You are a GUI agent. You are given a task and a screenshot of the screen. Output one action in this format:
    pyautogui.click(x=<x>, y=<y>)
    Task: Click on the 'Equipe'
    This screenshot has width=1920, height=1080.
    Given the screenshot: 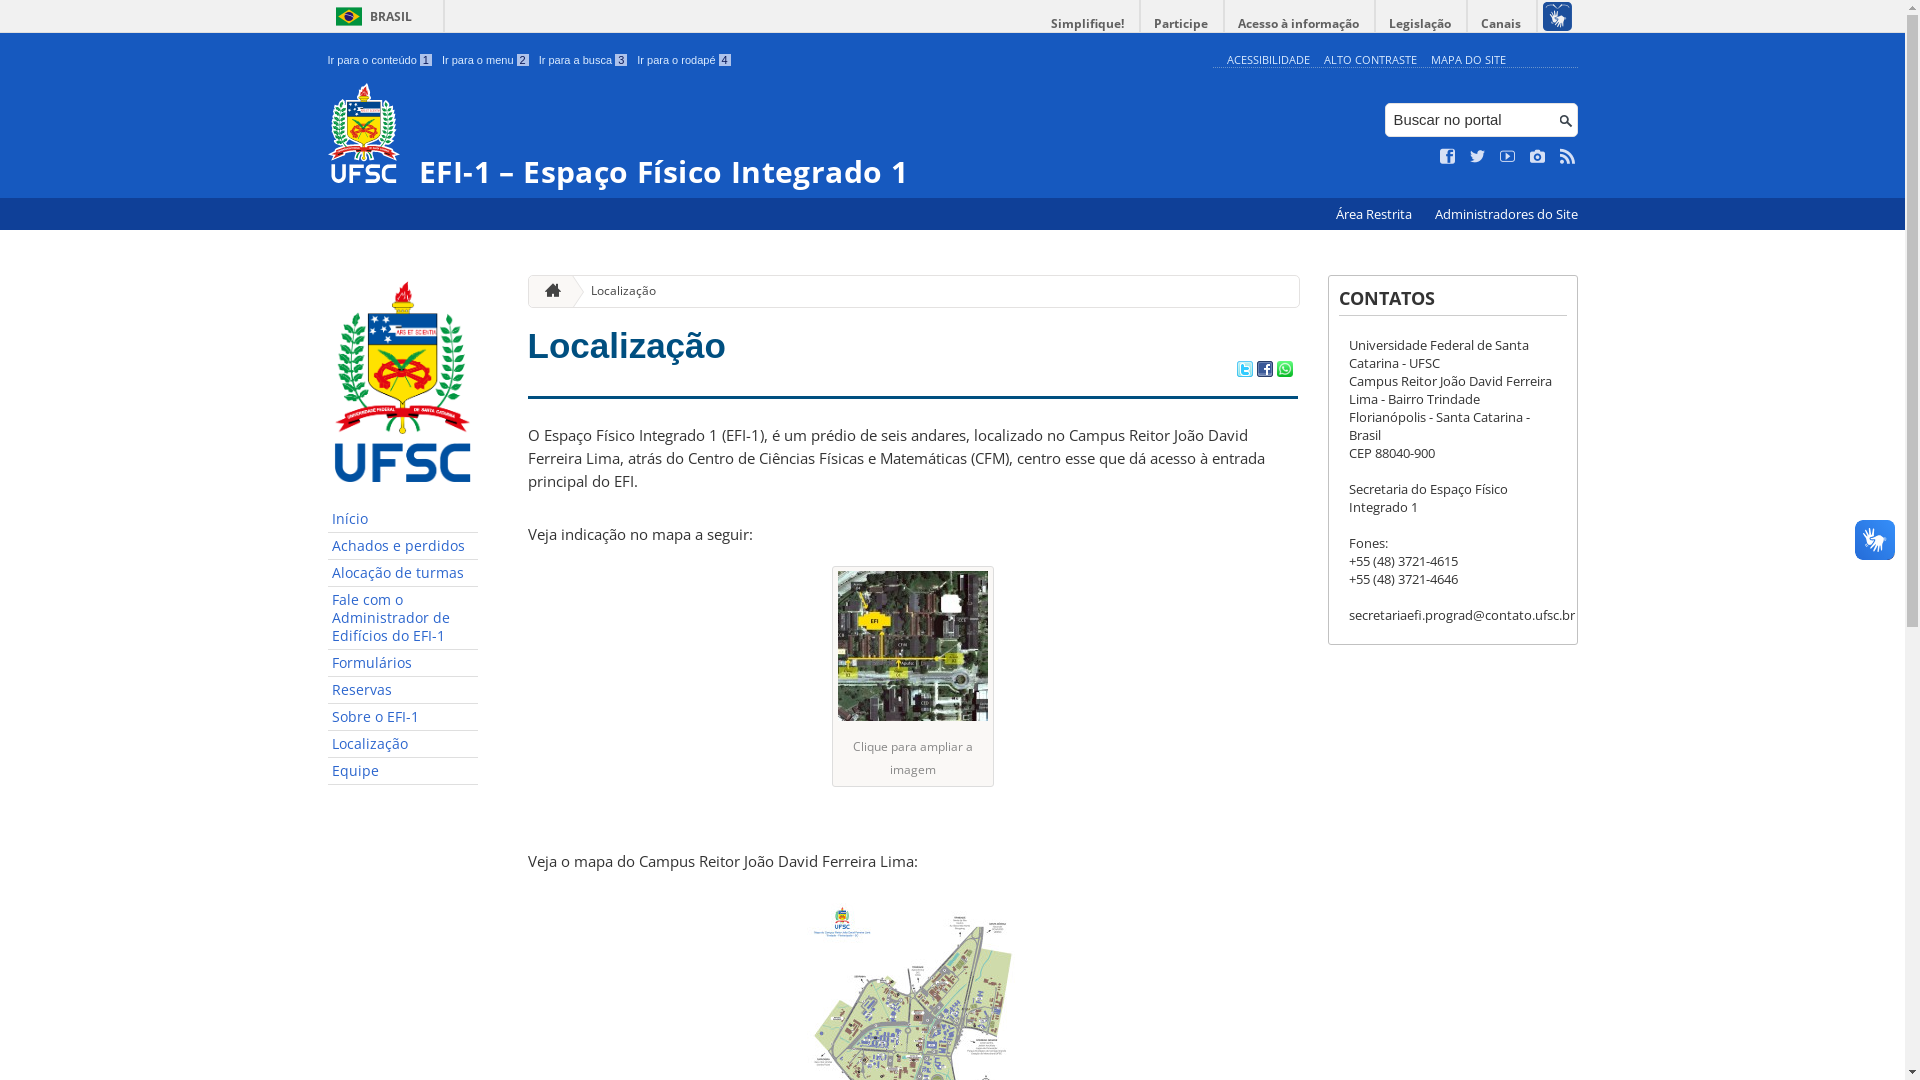 What is the action you would take?
    pyautogui.click(x=402, y=770)
    